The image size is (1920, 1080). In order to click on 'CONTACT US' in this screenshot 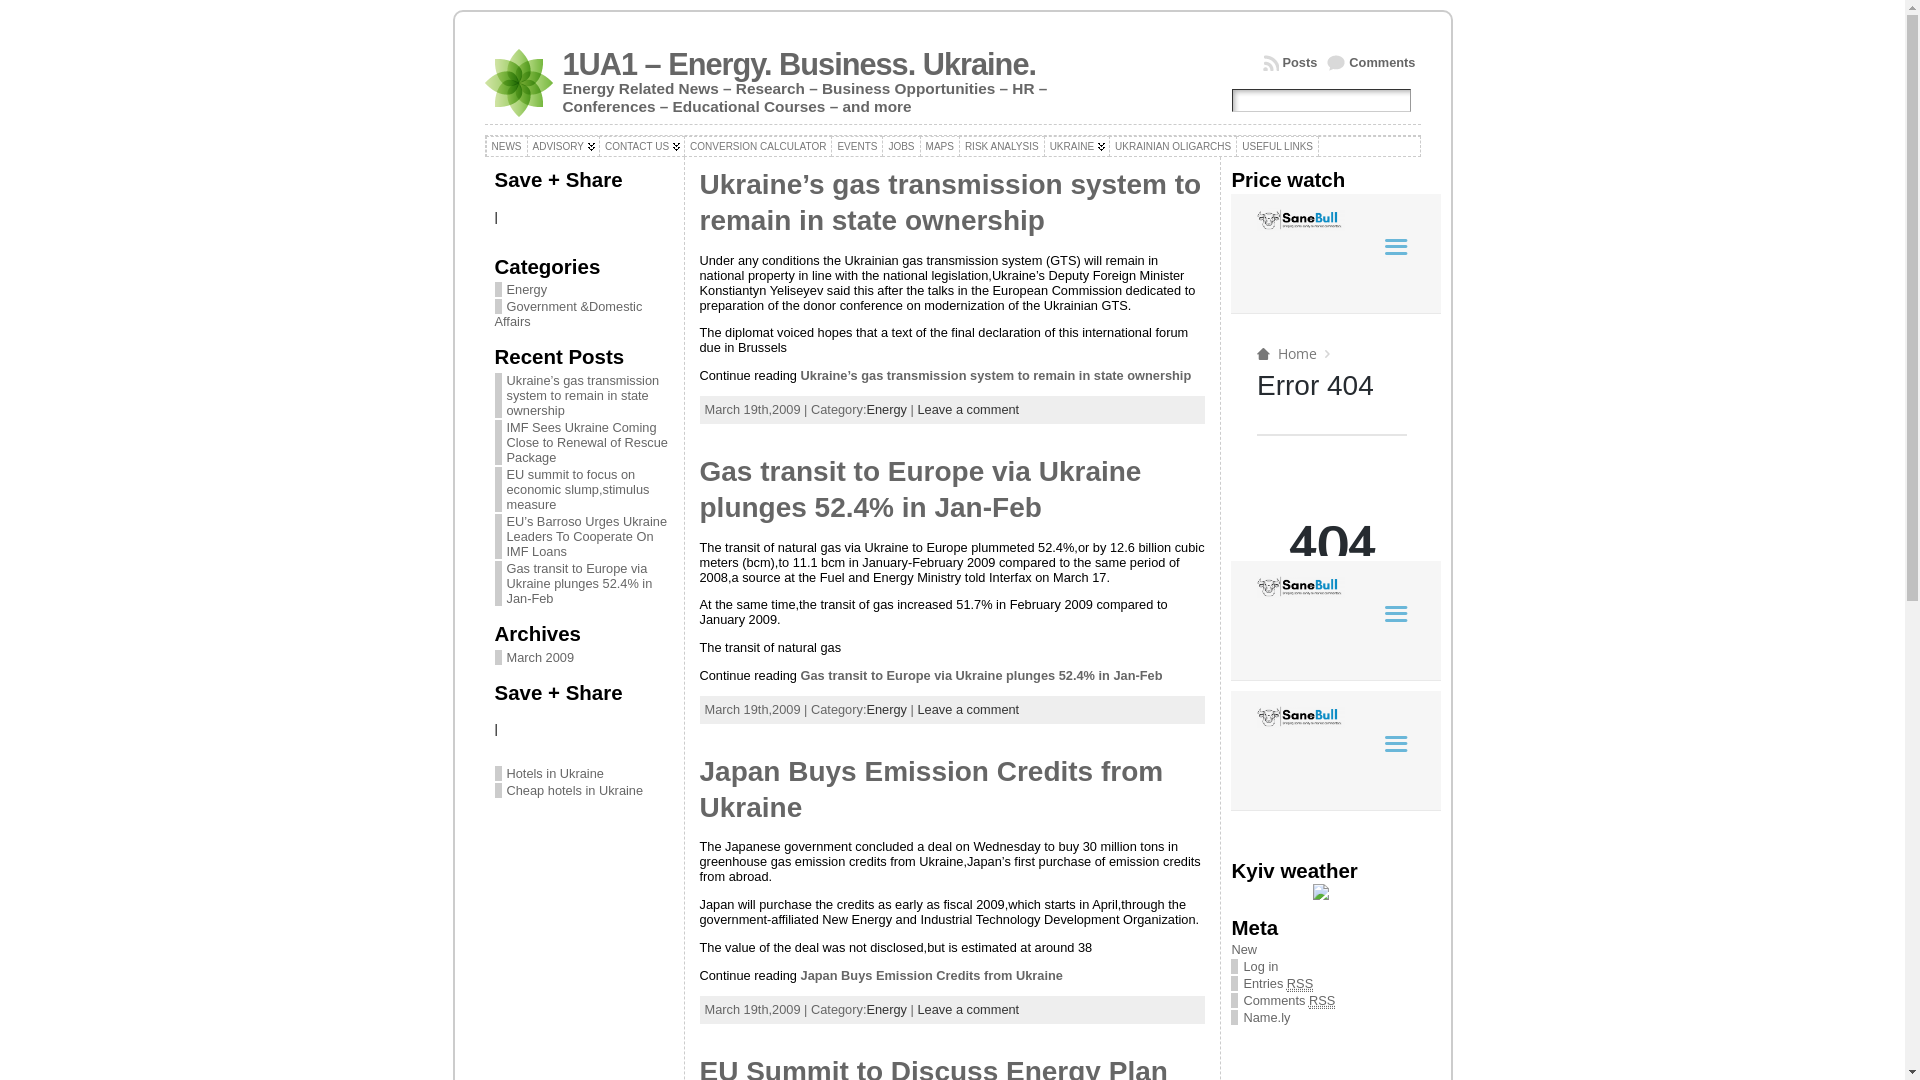, I will do `click(642, 145)`.